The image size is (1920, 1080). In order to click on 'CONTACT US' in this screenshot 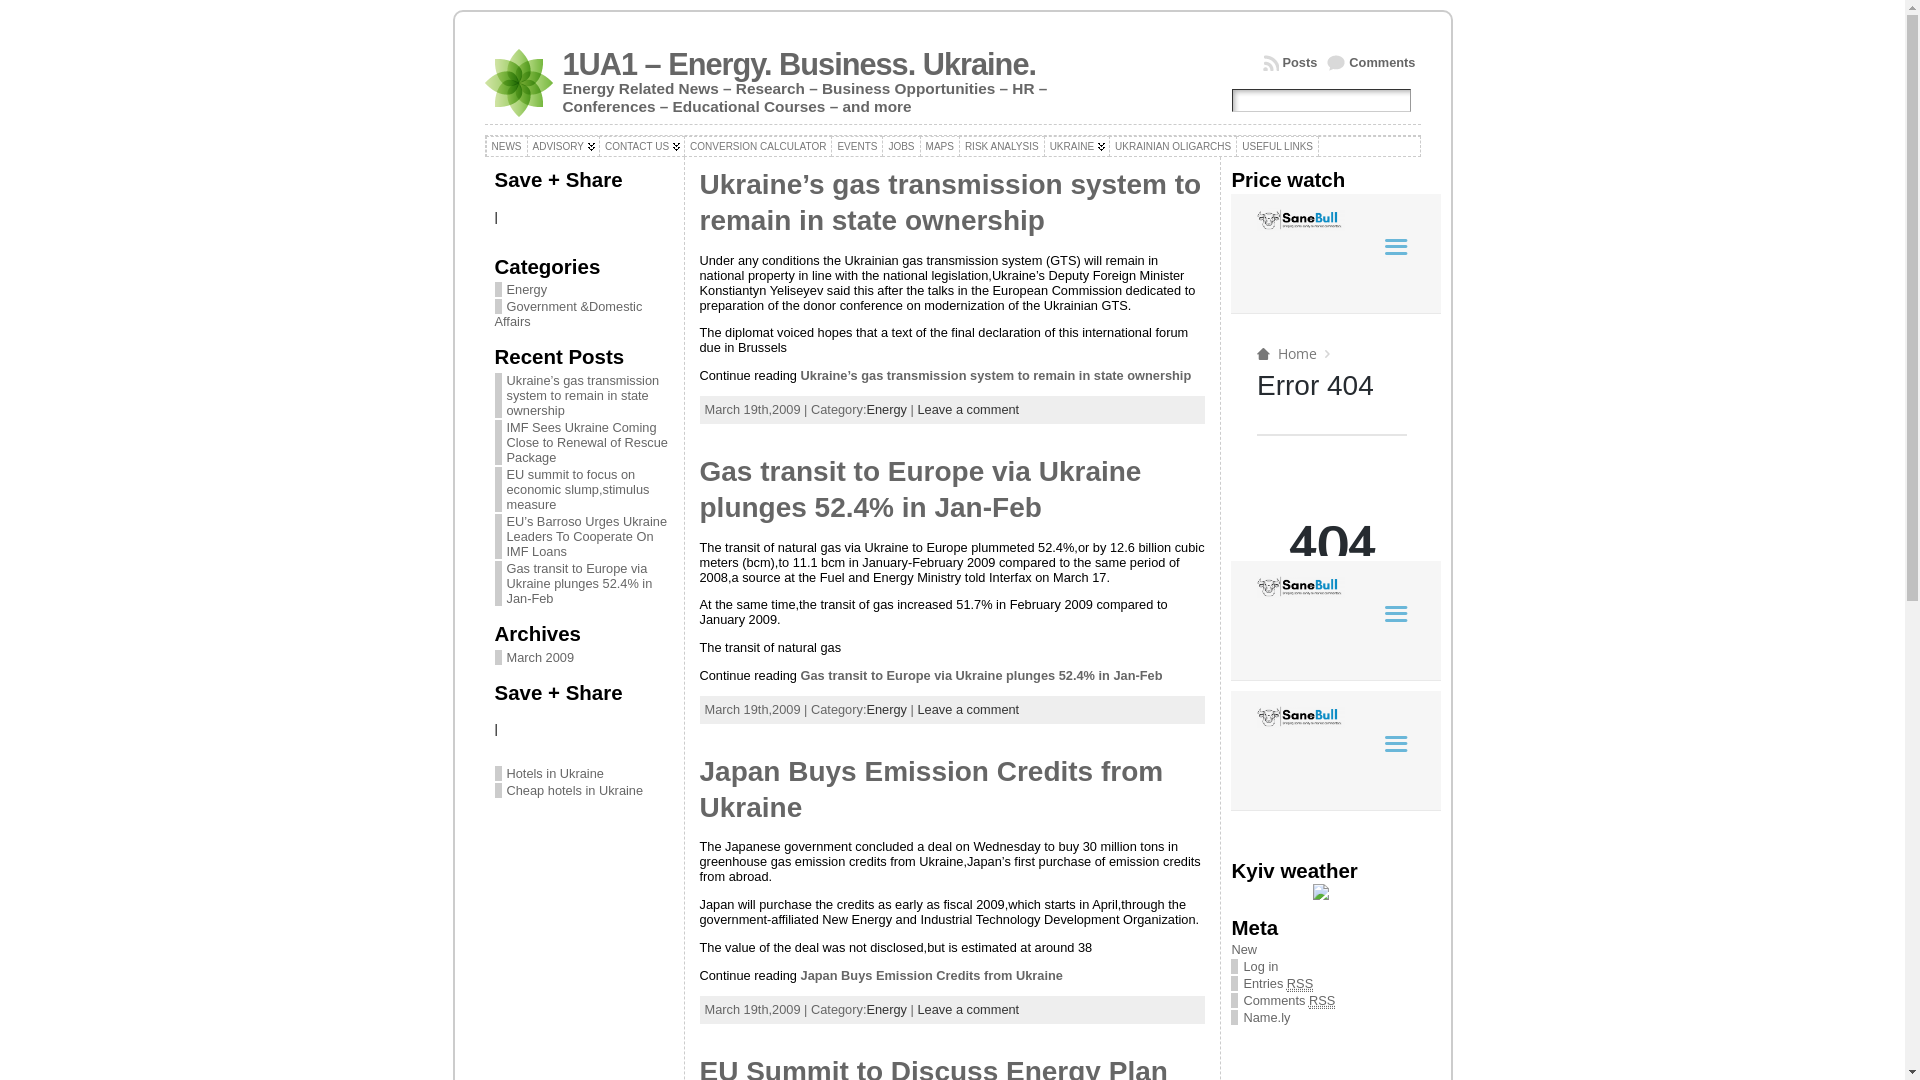, I will do `click(642, 145)`.